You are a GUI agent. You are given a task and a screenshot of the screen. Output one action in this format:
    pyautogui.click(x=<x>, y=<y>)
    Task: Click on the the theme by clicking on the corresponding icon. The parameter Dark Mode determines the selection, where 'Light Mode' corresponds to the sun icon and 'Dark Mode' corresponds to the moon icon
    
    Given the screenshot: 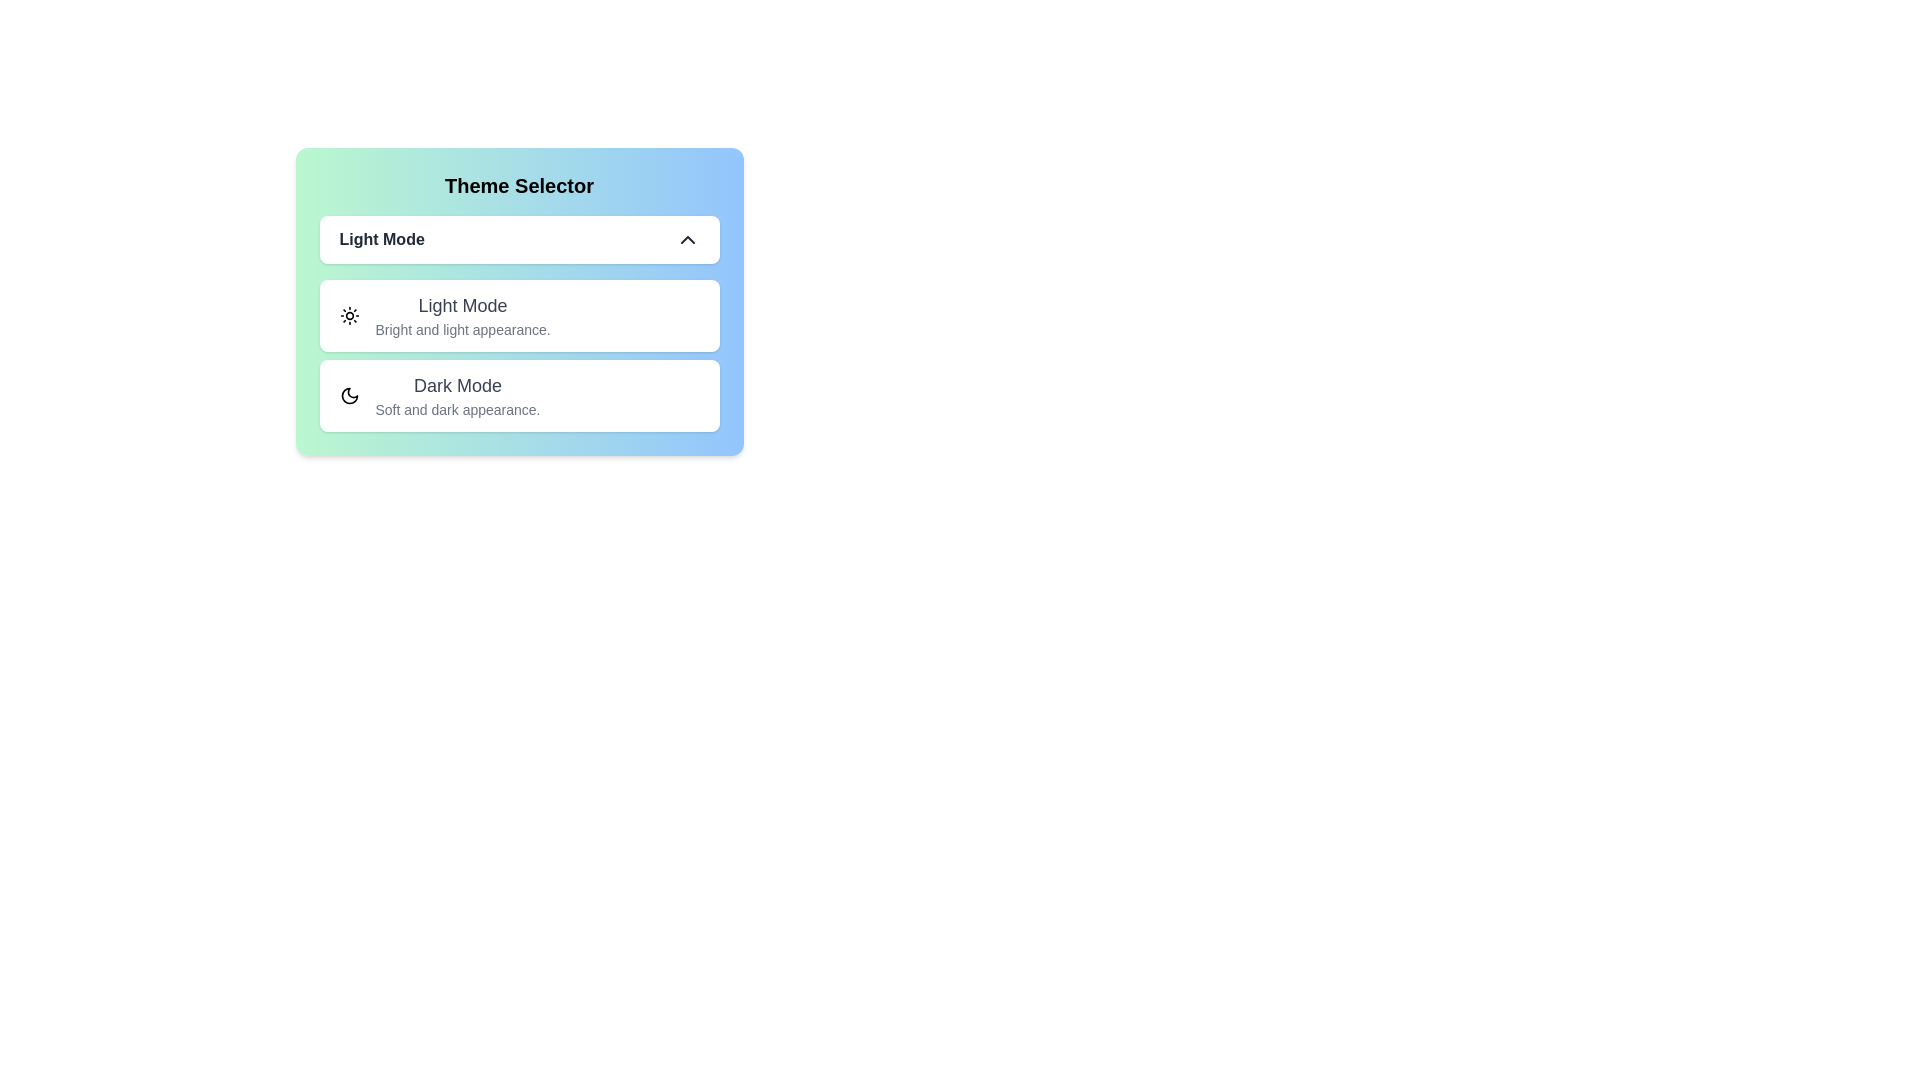 What is the action you would take?
    pyautogui.click(x=349, y=396)
    